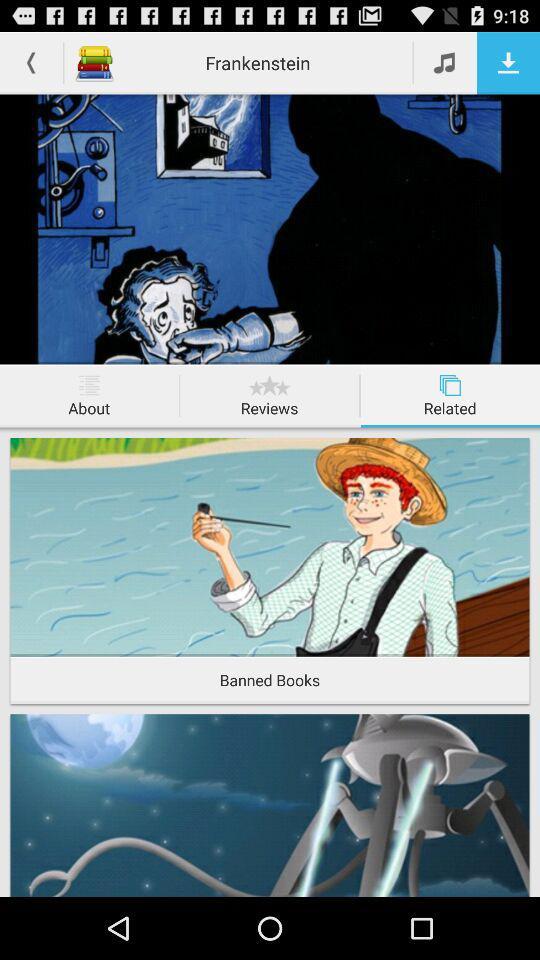 The image size is (540, 960). What do you see at coordinates (508, 67) in the screenshot?
I see `the file_download icon` at bounding box center [508, 67].